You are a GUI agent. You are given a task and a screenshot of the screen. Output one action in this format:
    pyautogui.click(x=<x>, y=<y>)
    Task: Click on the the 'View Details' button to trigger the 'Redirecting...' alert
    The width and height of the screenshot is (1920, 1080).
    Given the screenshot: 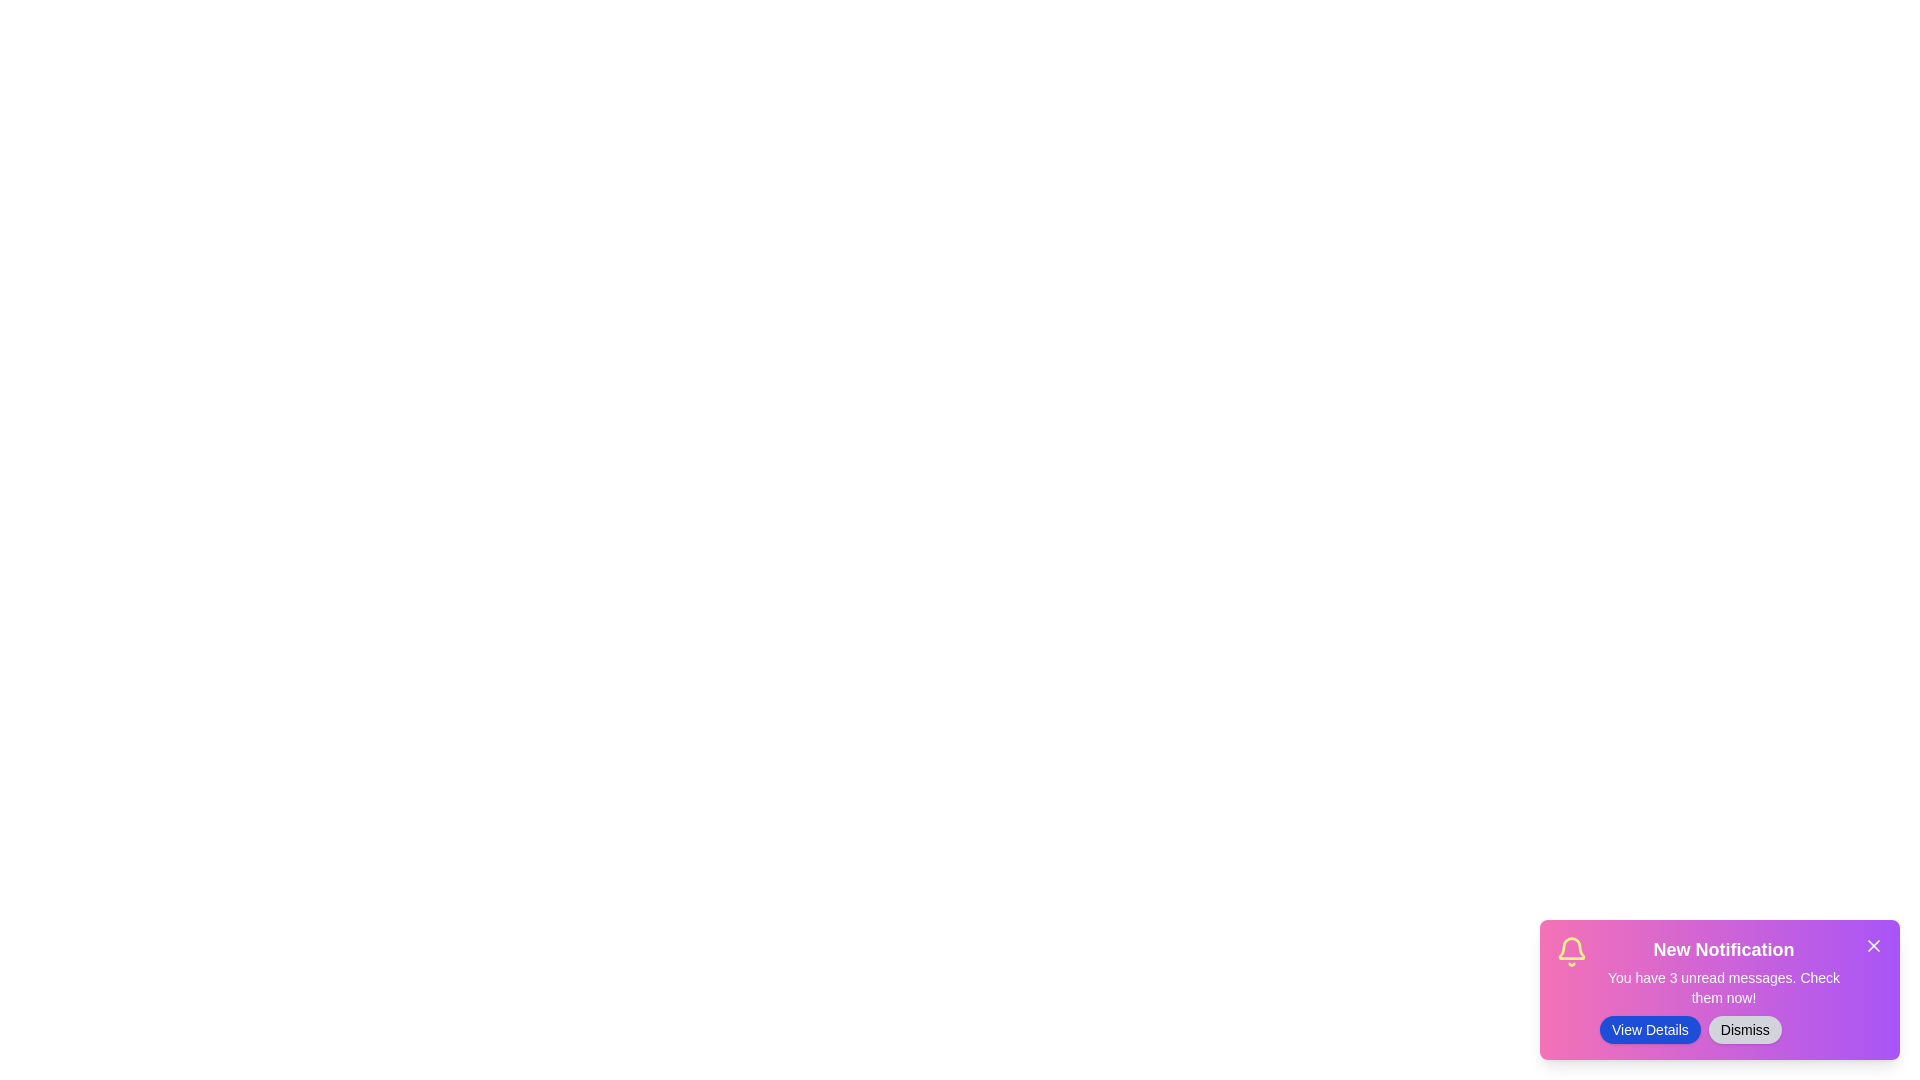 What is the action you would take?
    pyautogui.click(x=1650, y=1029)
    